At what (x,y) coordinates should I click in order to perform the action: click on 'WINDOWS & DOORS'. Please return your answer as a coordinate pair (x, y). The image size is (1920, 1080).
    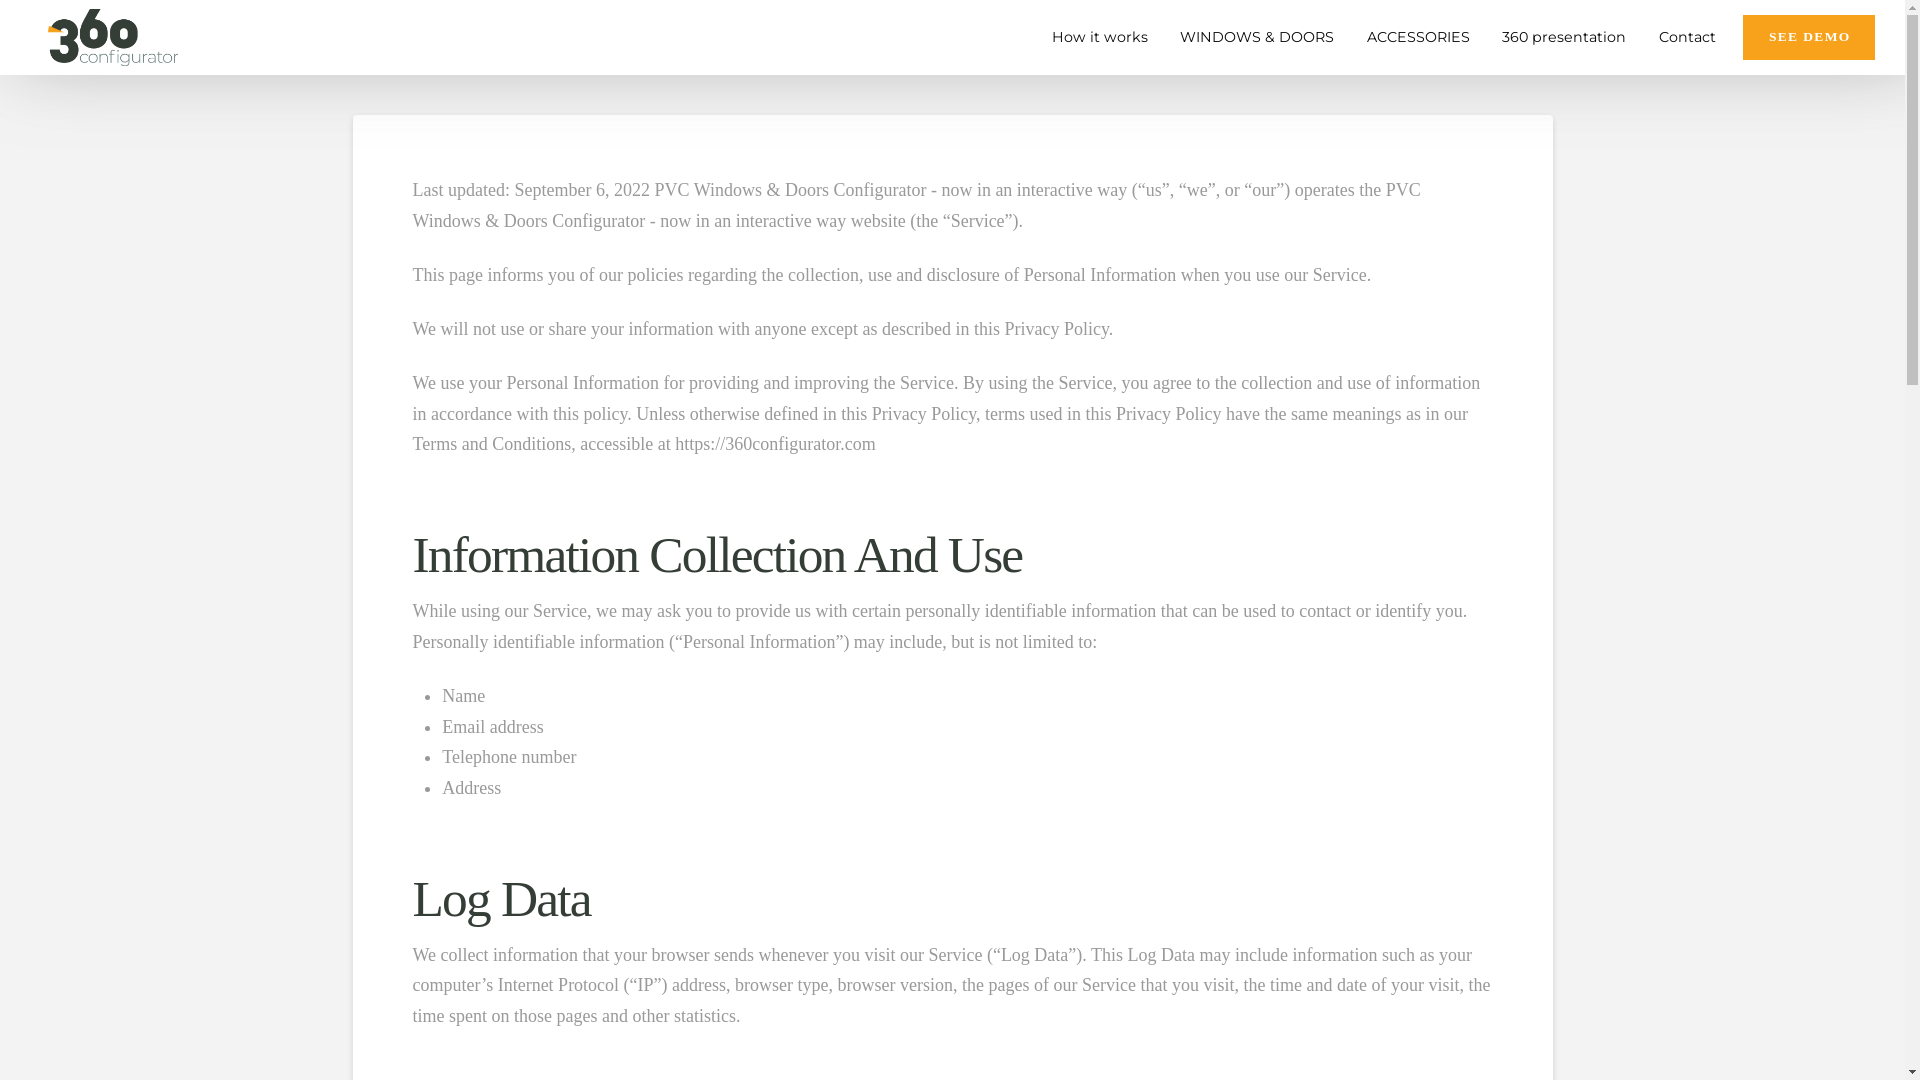
    Looking at the image, I should click on (1160, 37).